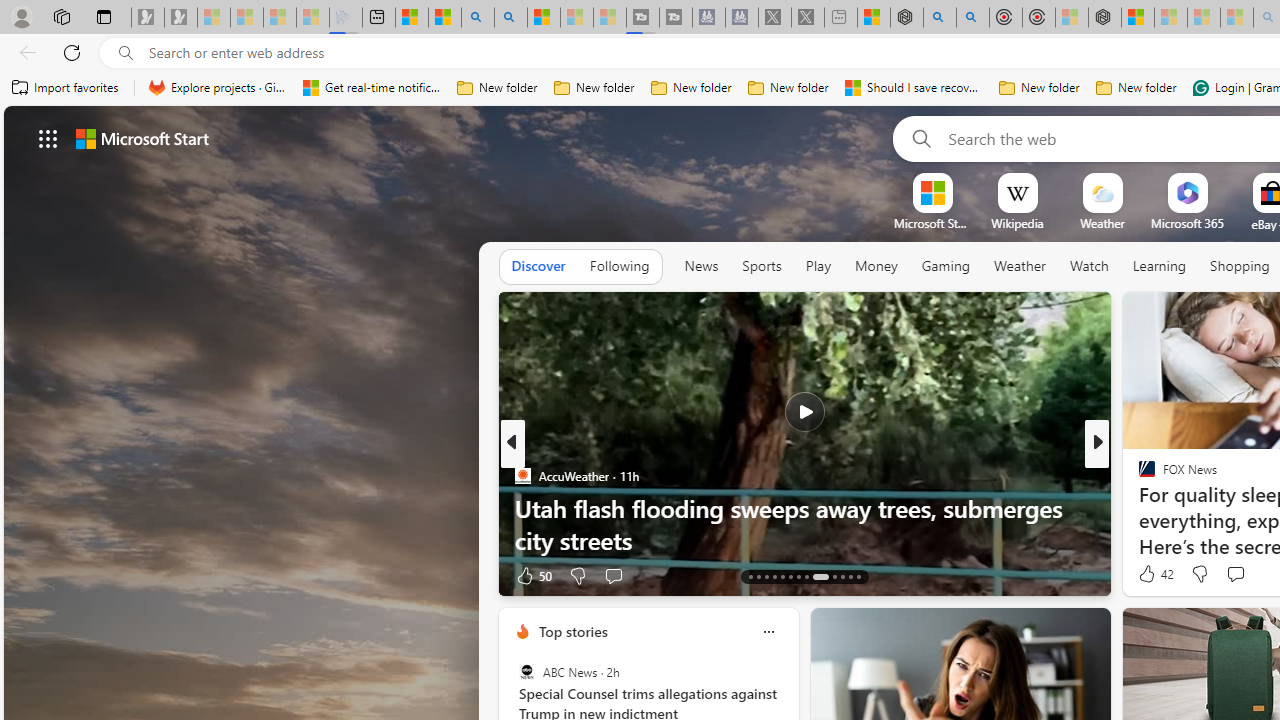 This screenshot has height=720, width=1280. I want to click on 'Gaming', so click(944, 265).